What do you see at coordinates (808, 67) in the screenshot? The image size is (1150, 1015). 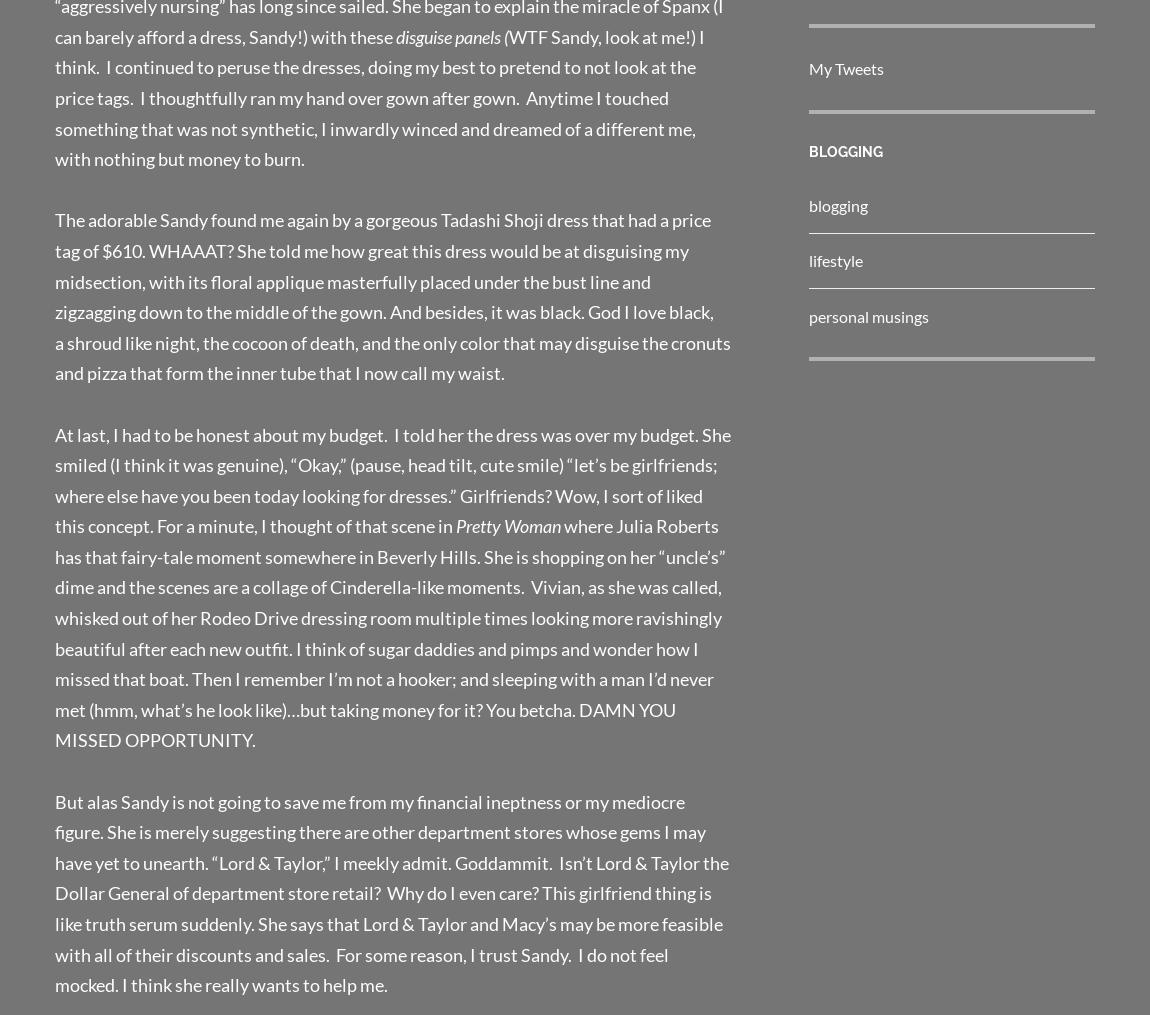 I see `'My Tweets'` at bounding box center [808, 67].